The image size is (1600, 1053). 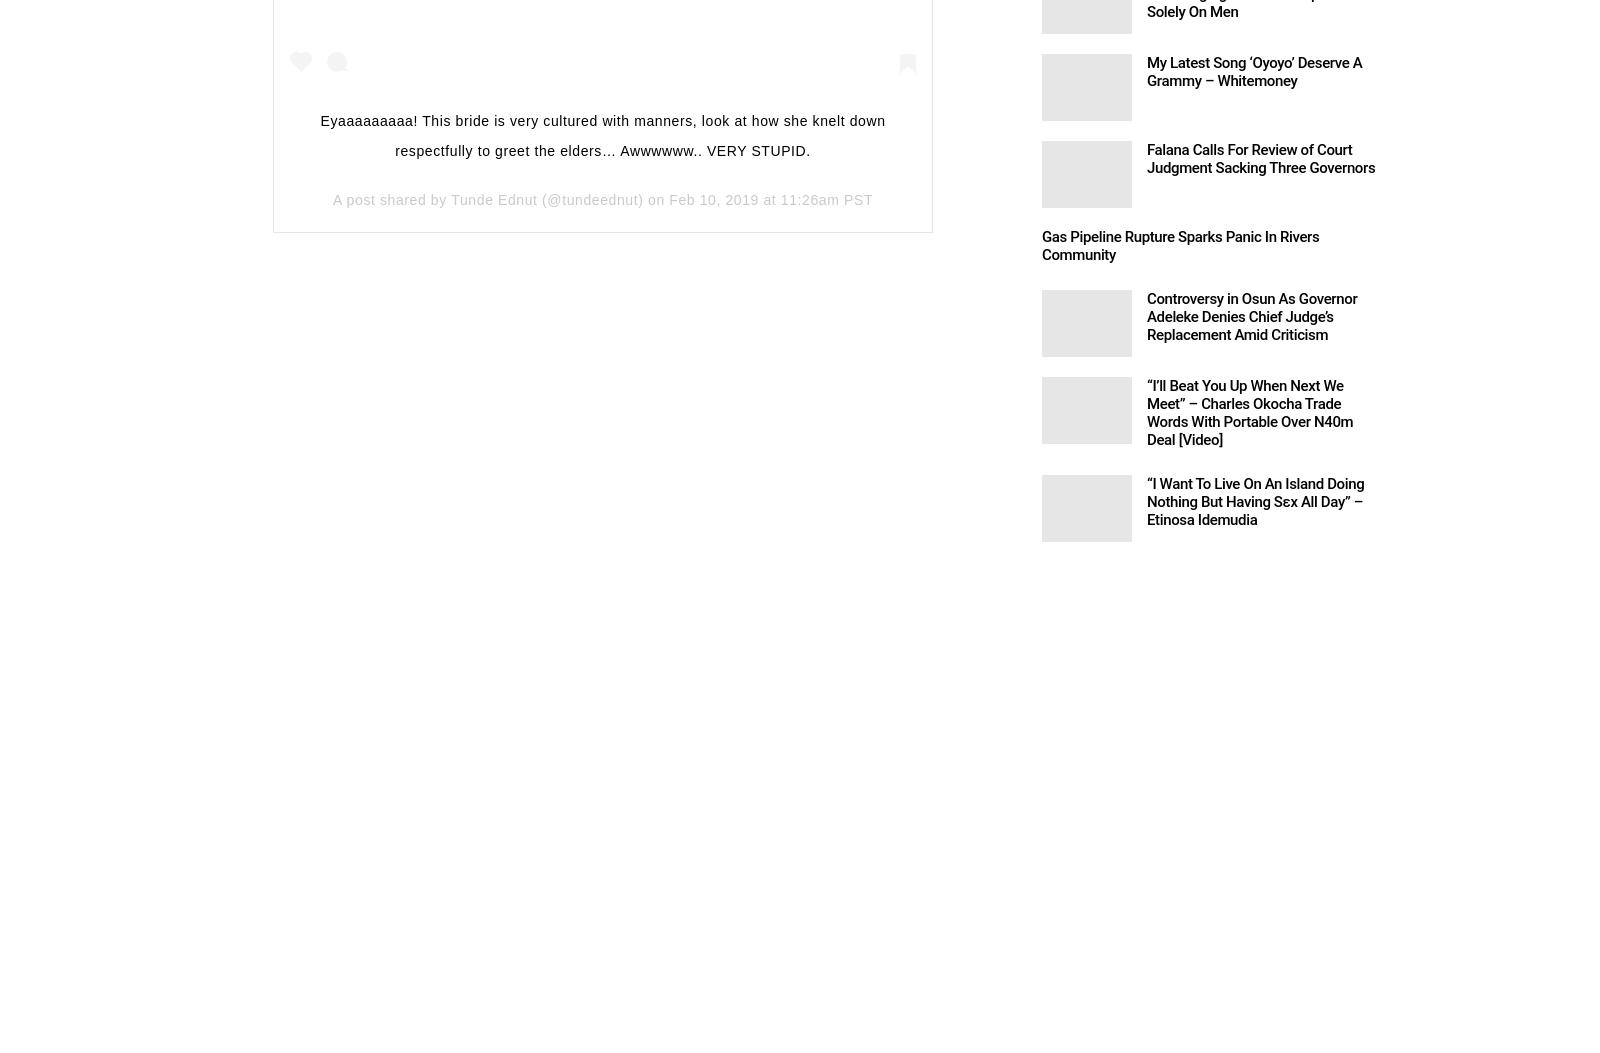 What do you see at coordinates (603, 199) in the screenshot?
I see `'(@tundeednut) on'` at bounding box center [603, 199].